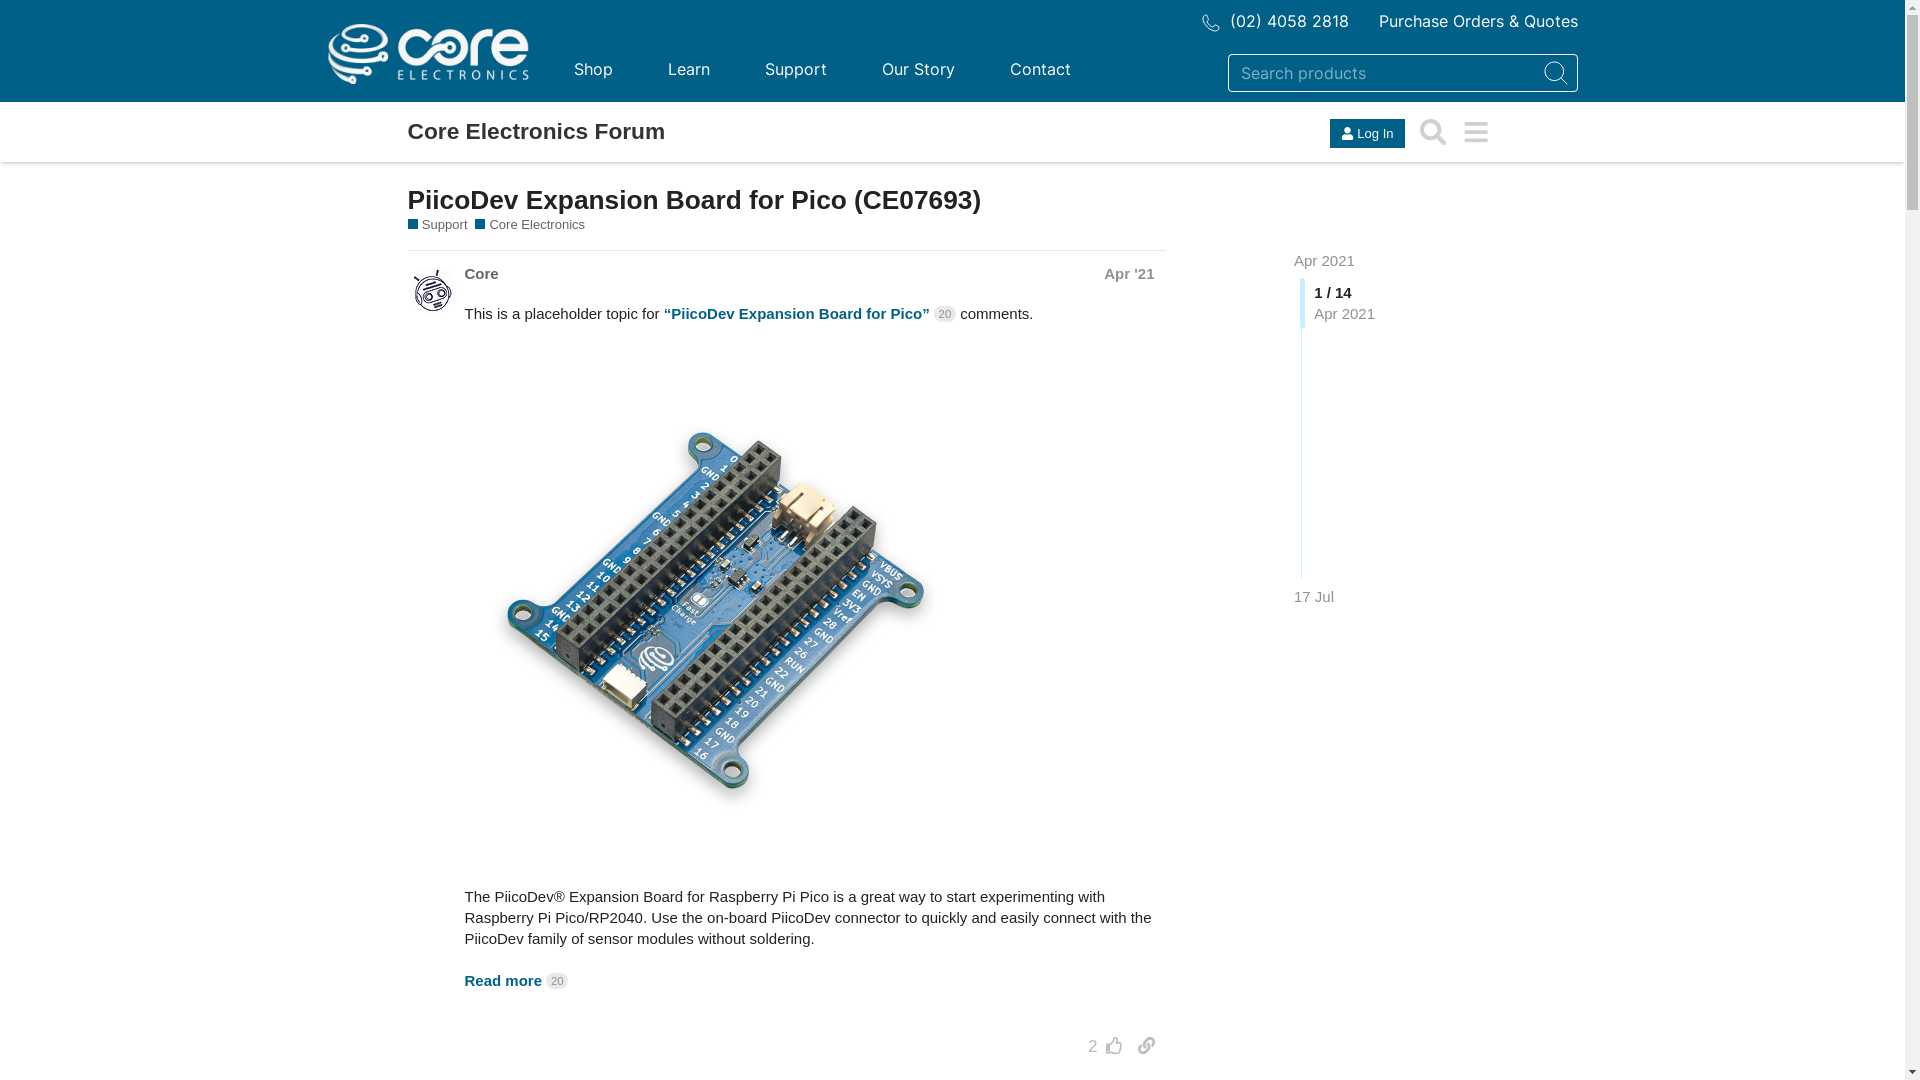  Describe the element at coordinates (1324, 259) in the screenshot. I see `'Apr 2021'` at that location.